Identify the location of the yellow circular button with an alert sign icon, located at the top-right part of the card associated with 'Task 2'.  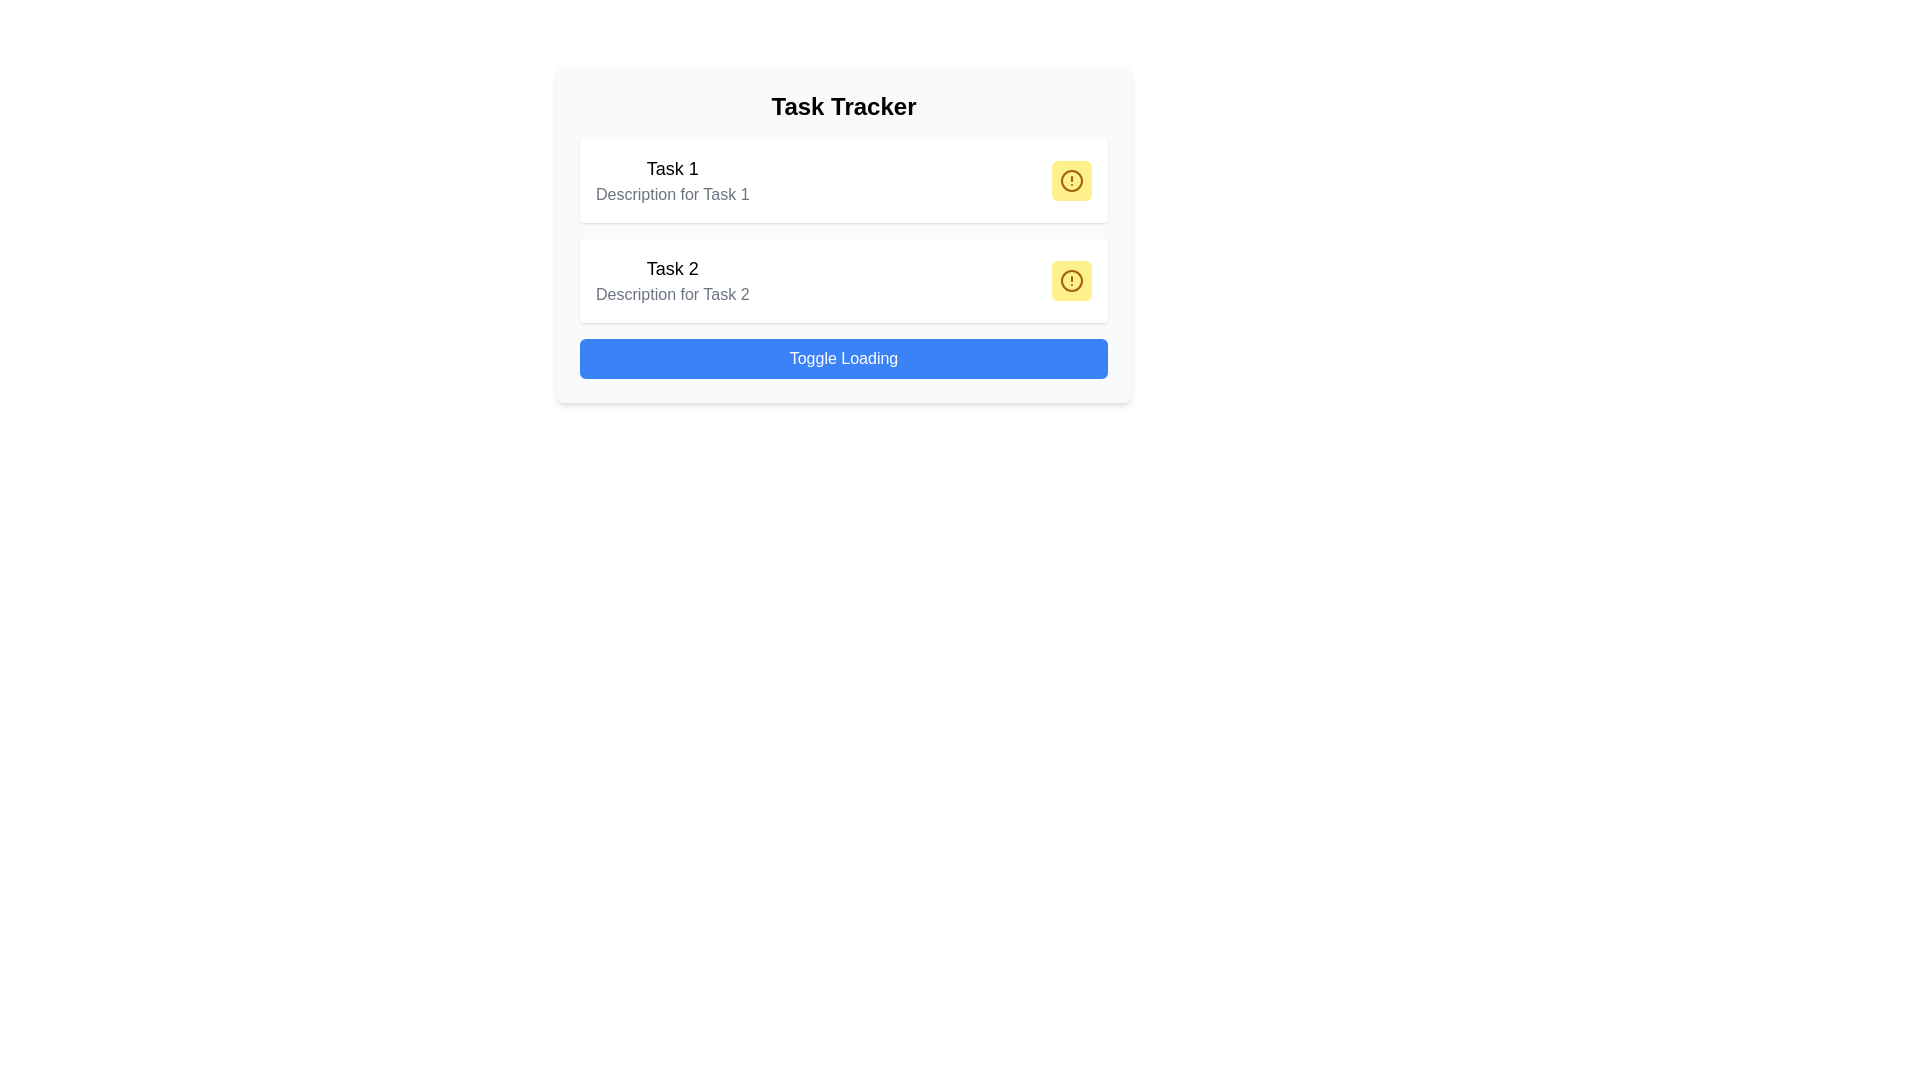
(1070, 281).